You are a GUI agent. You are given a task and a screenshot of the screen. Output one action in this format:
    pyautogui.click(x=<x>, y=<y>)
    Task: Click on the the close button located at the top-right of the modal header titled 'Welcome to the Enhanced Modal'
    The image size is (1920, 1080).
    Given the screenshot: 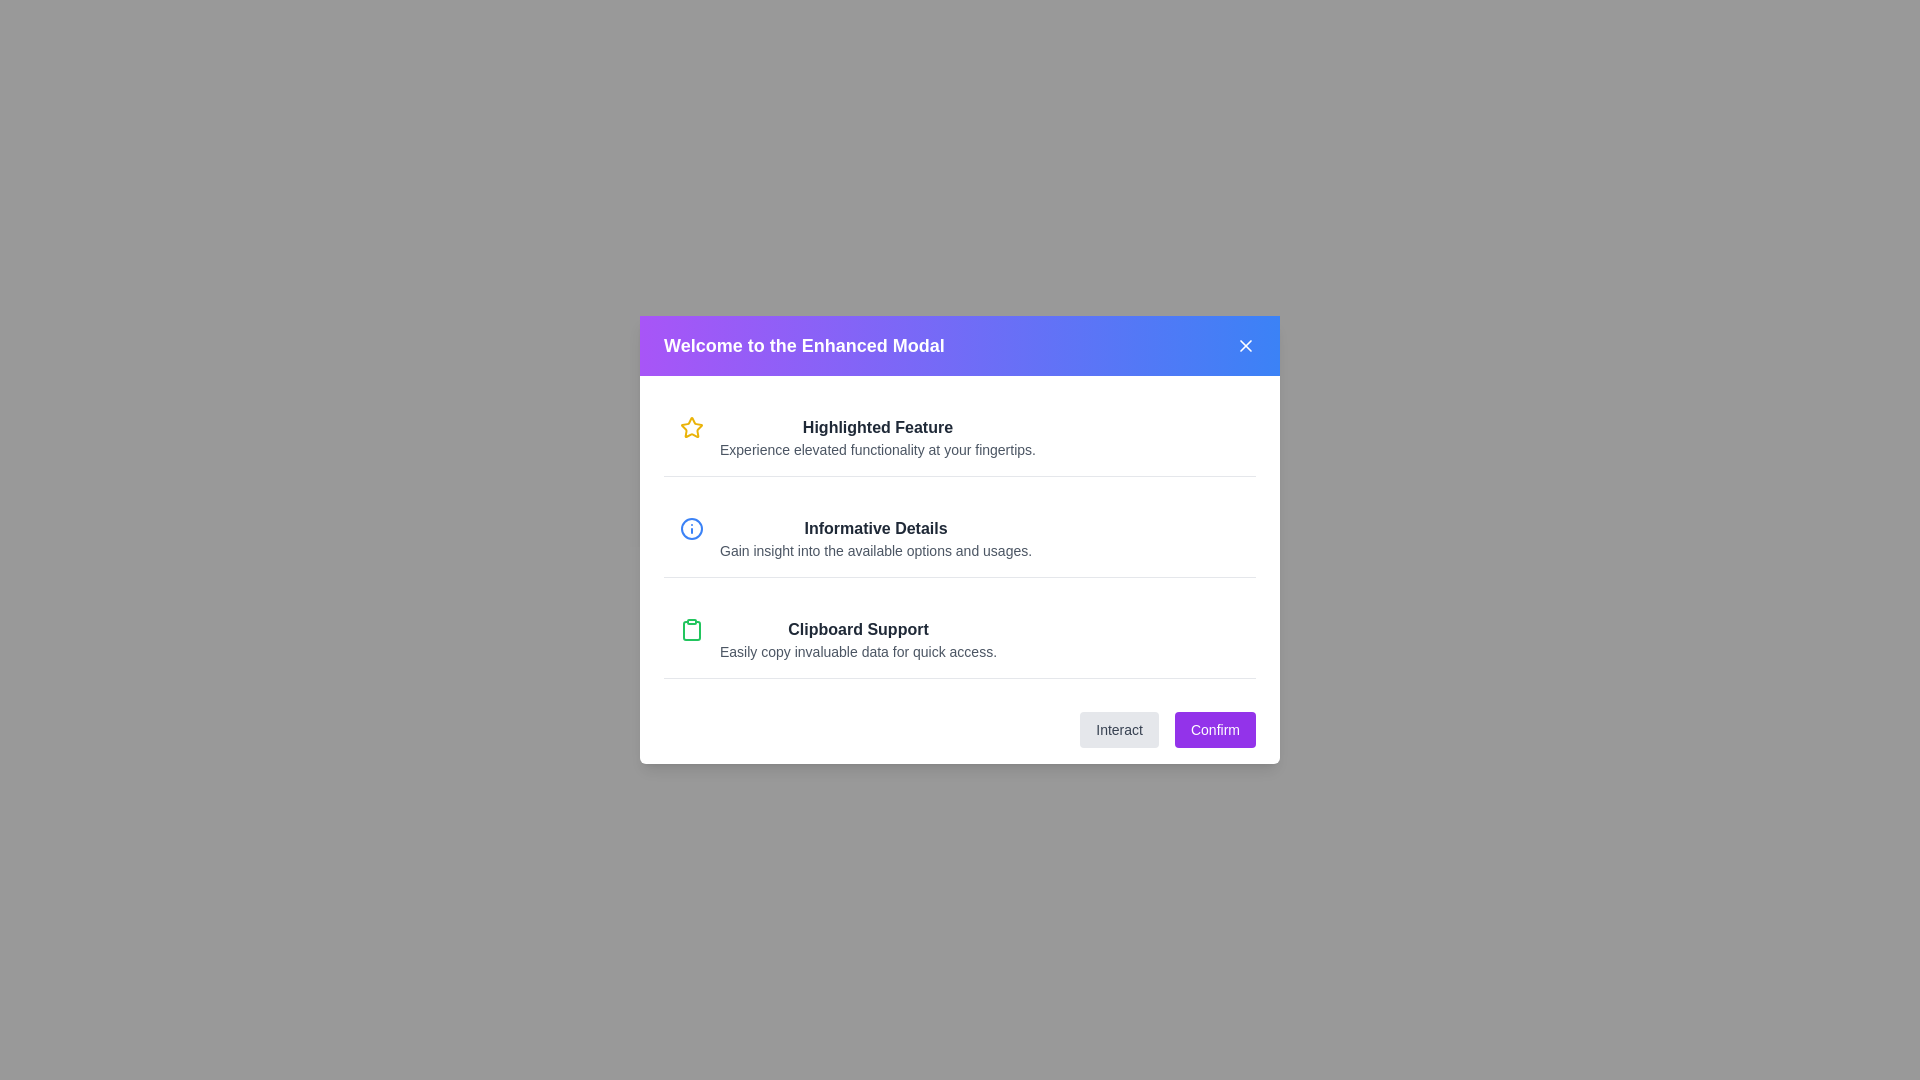 What is the action you would take?
    pyautogui.click(x=1244, y=345)
    